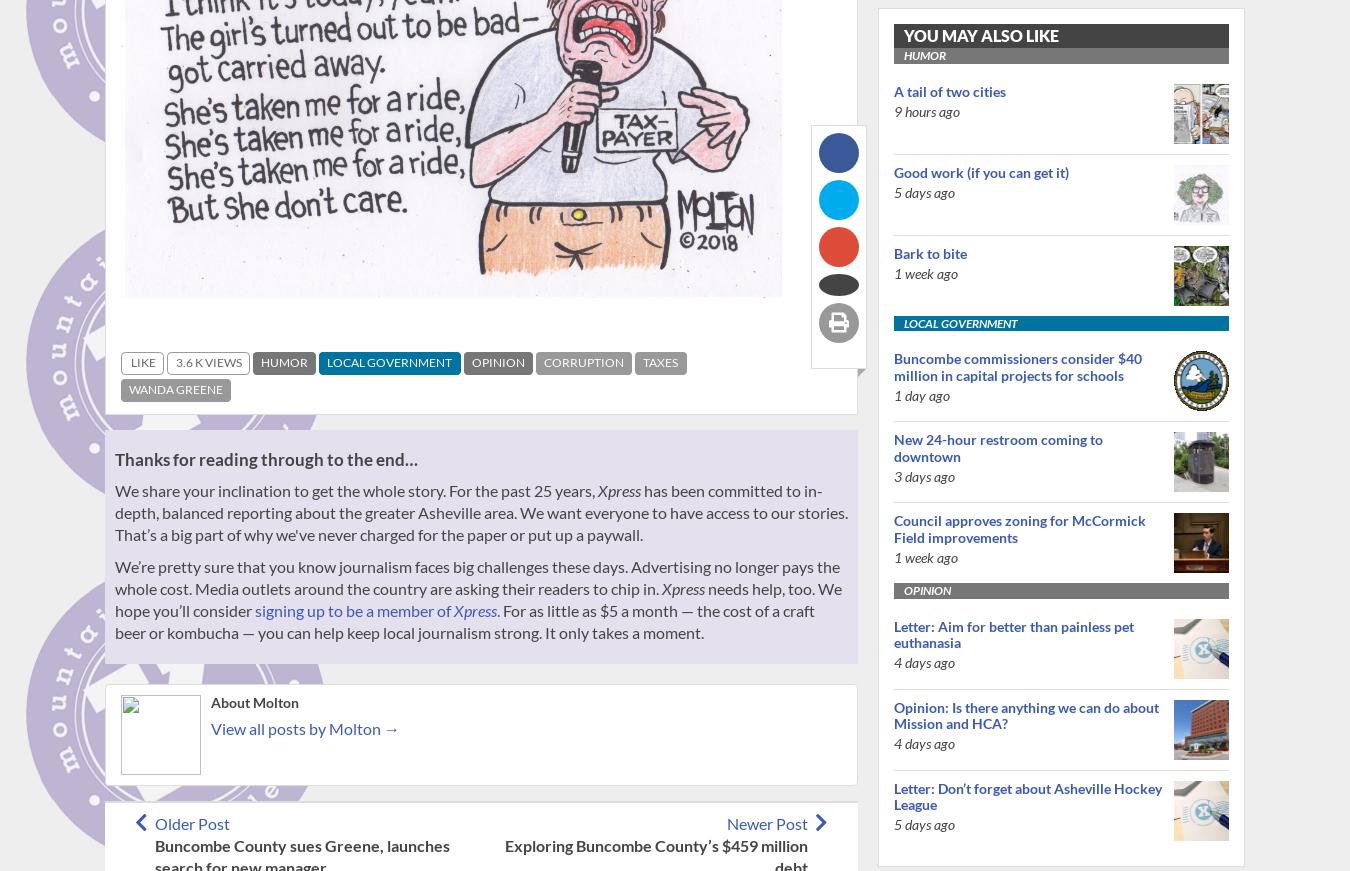 The width and height of the screenshot is (1350, 871). Describe the element at coordinates (476, 576) in the screenshot. I see `'We’re pretty sure that you know journalism faces big challenges these days. Advertising no longer pays the whole cost. Media outlets around the country are asking their readers to chip in.'` at that location.